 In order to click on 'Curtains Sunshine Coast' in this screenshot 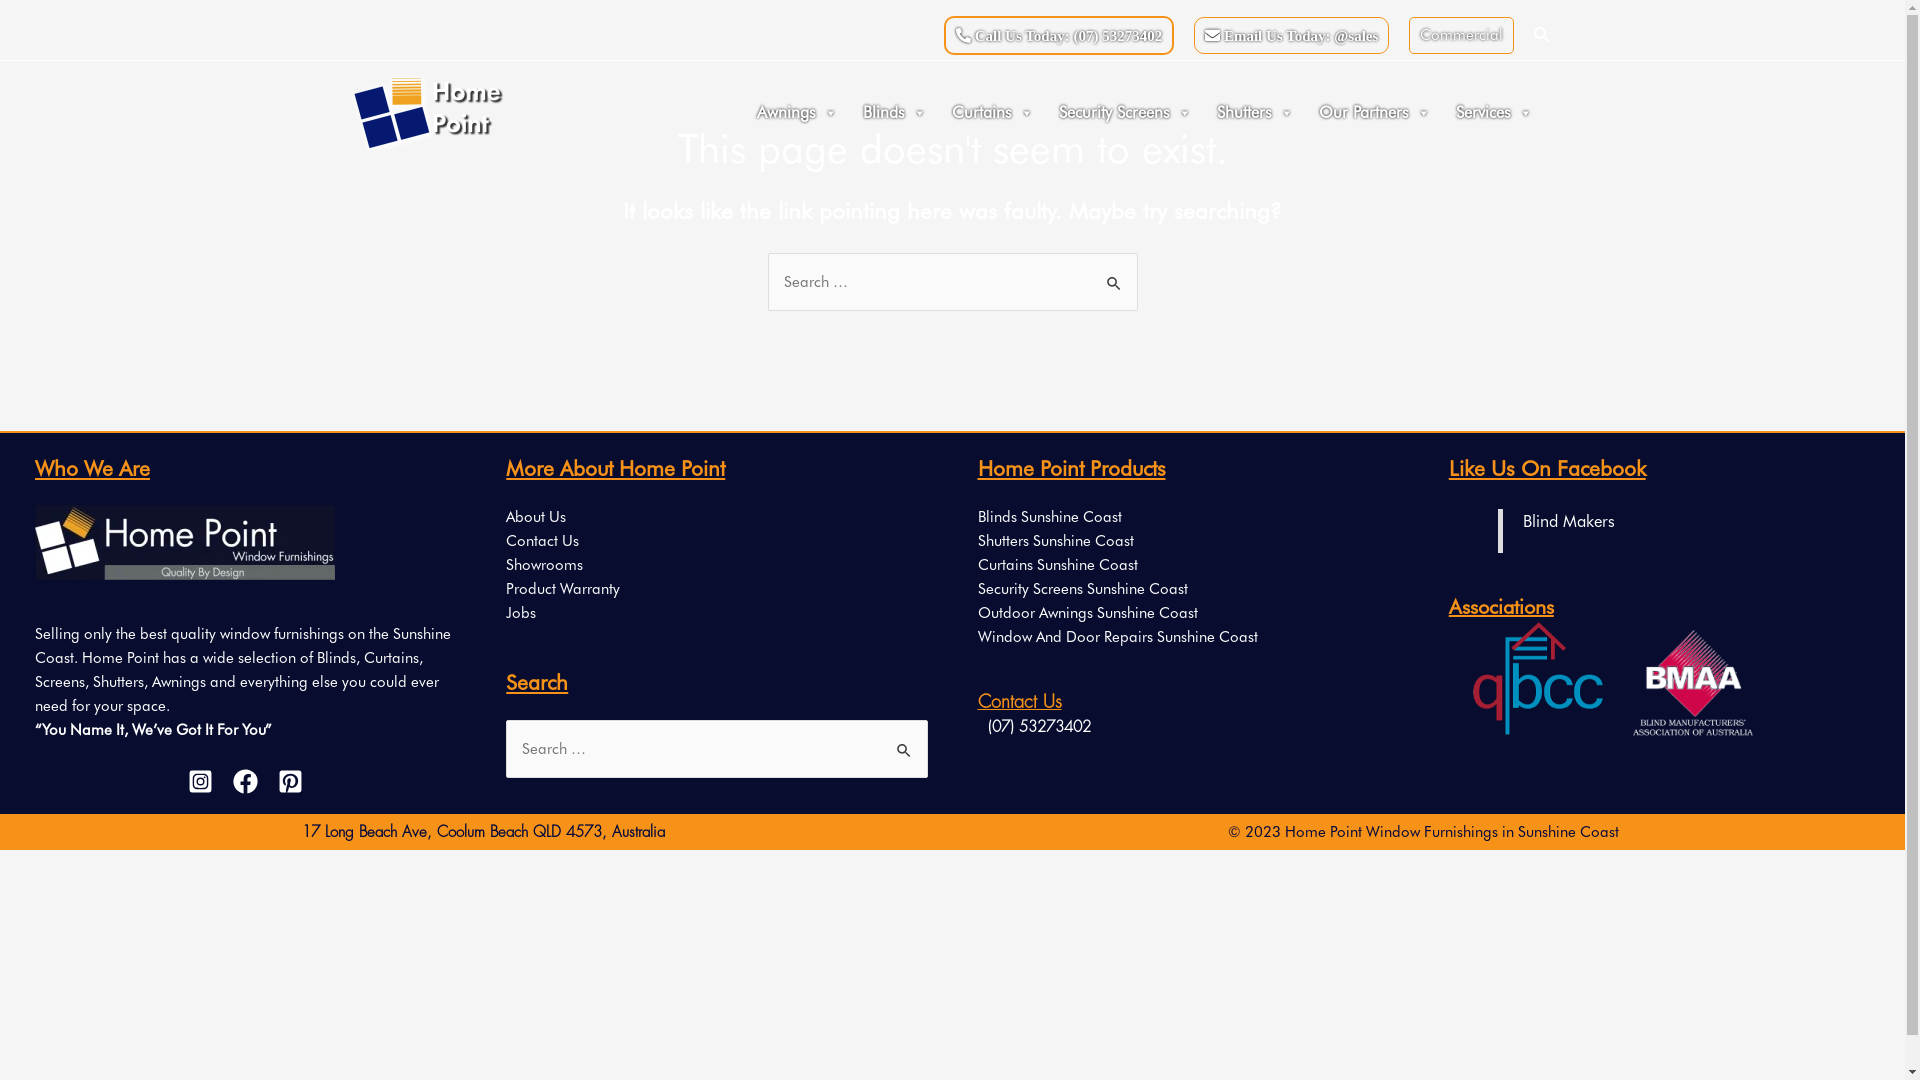, I will do `click(1056, 564)`.